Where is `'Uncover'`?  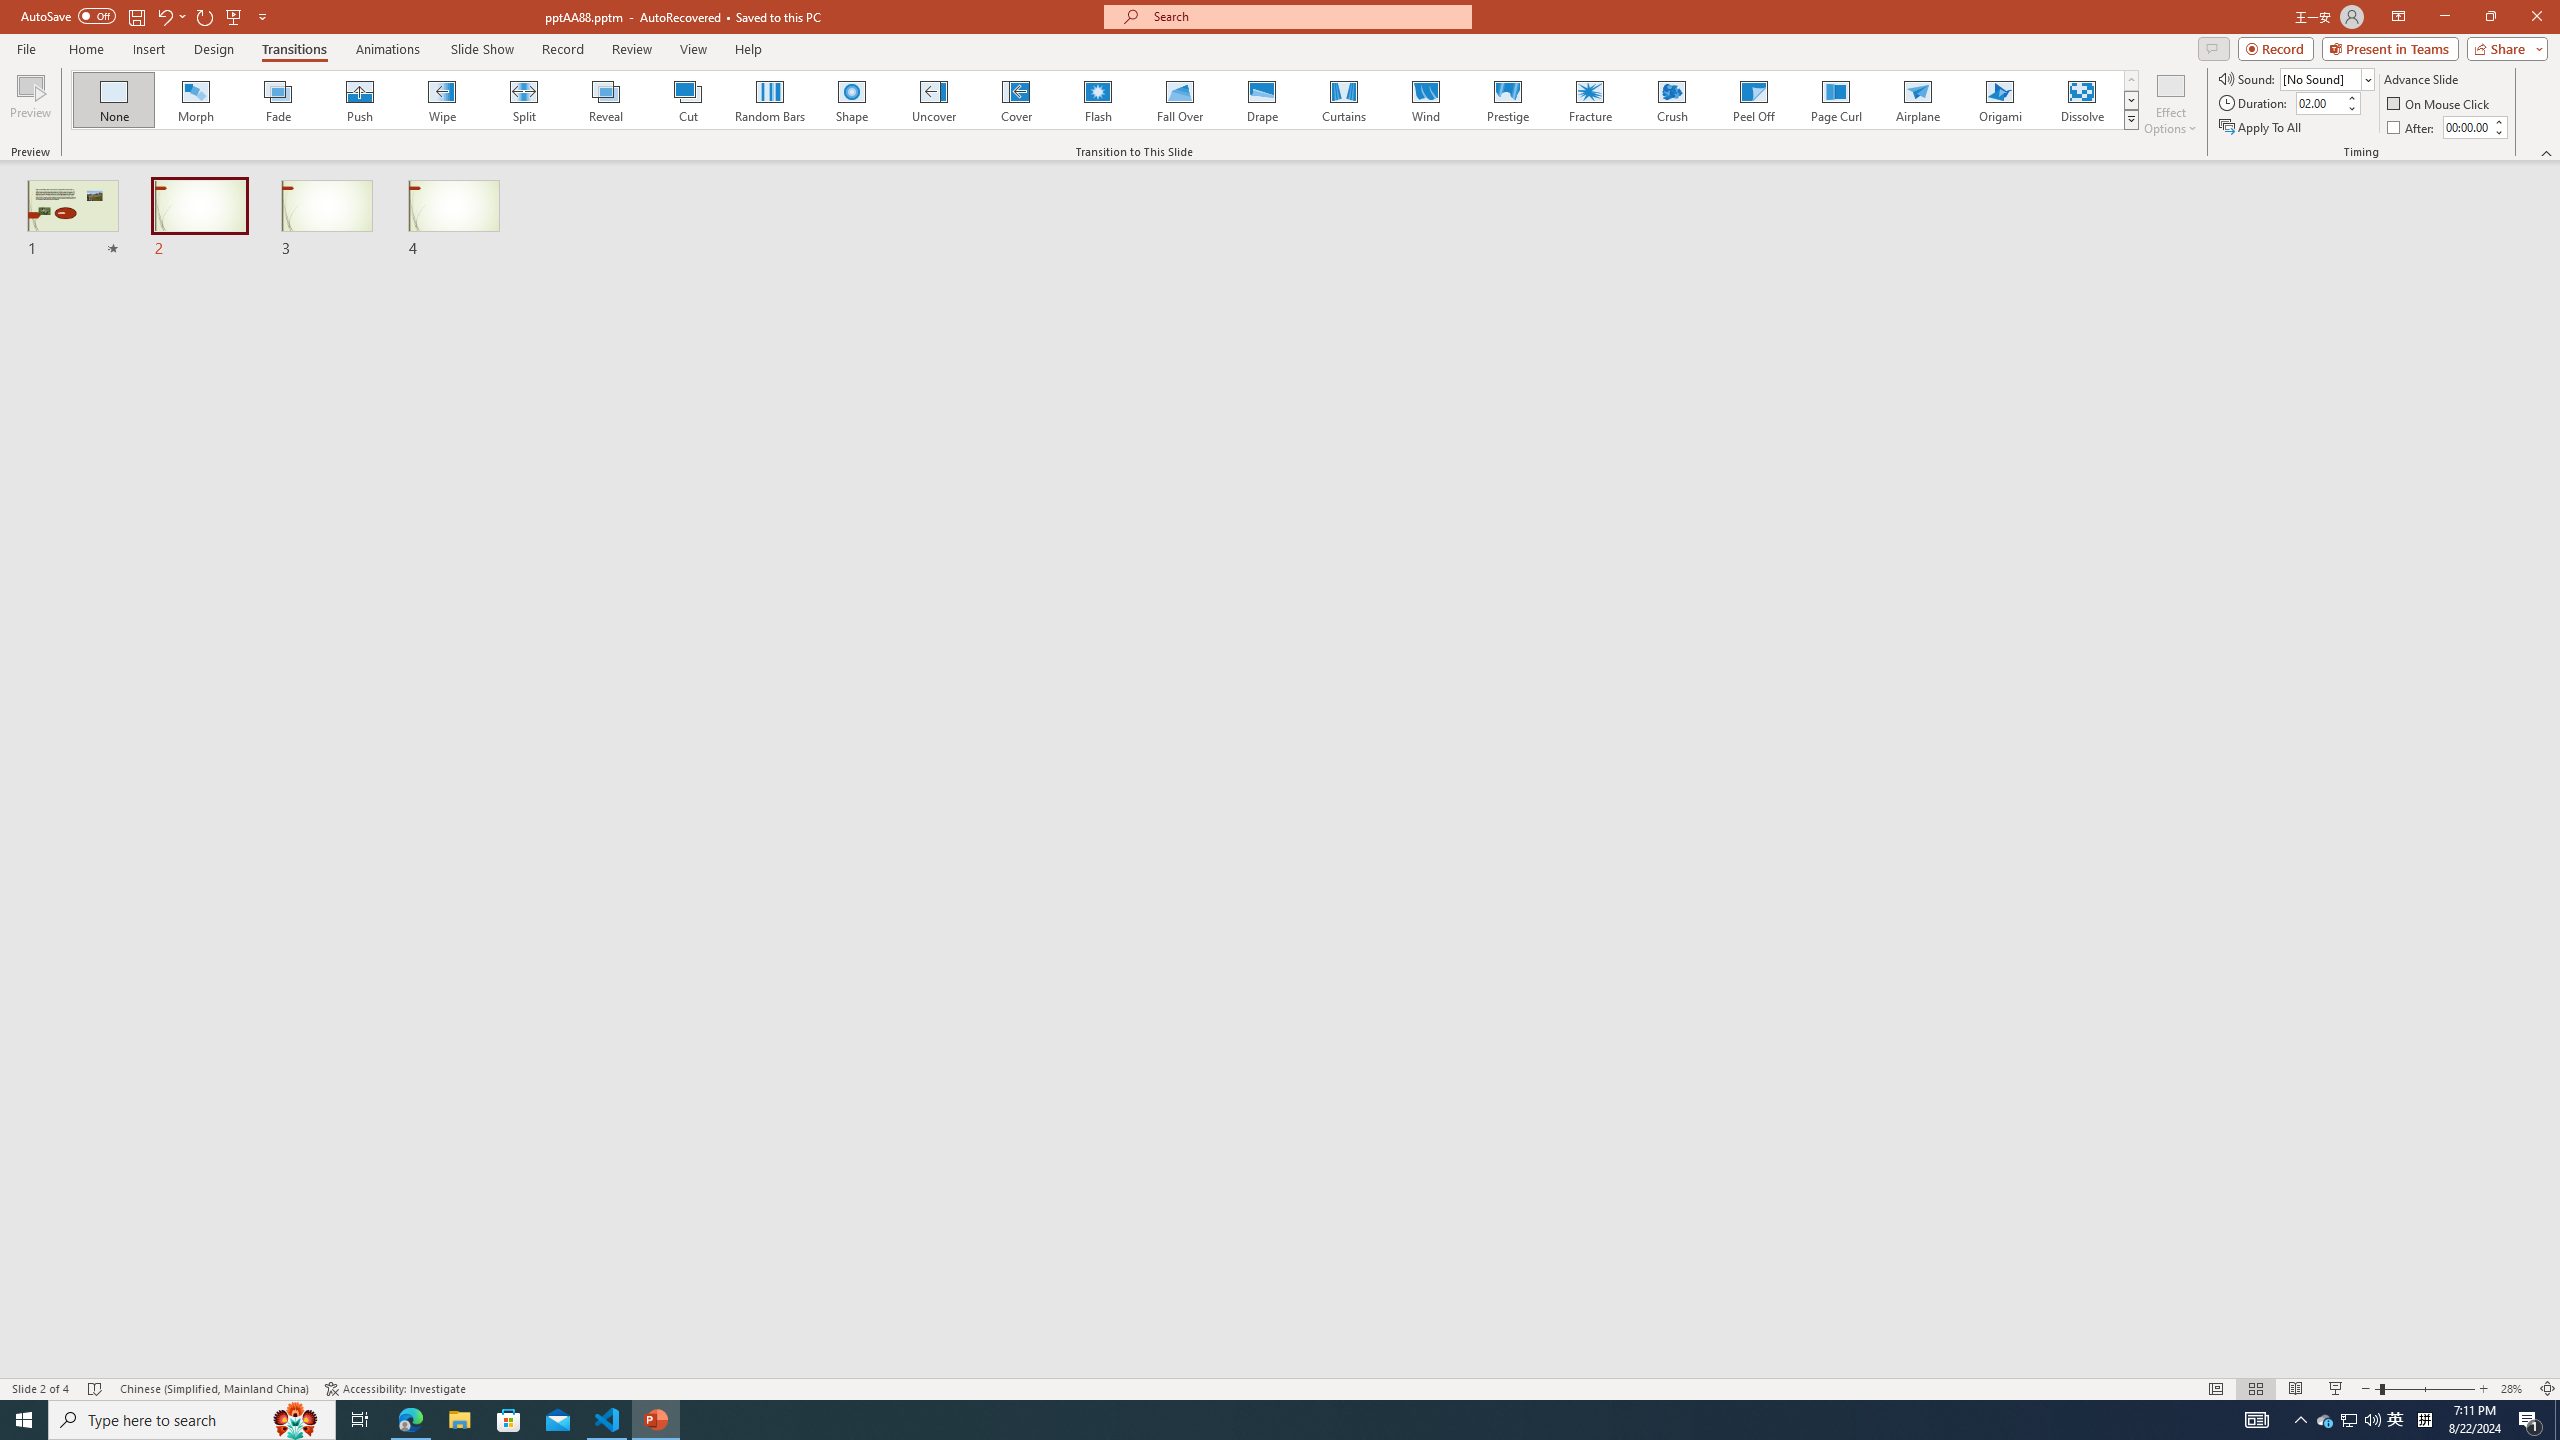 'Uncover' is located at coordinates (933, 99).